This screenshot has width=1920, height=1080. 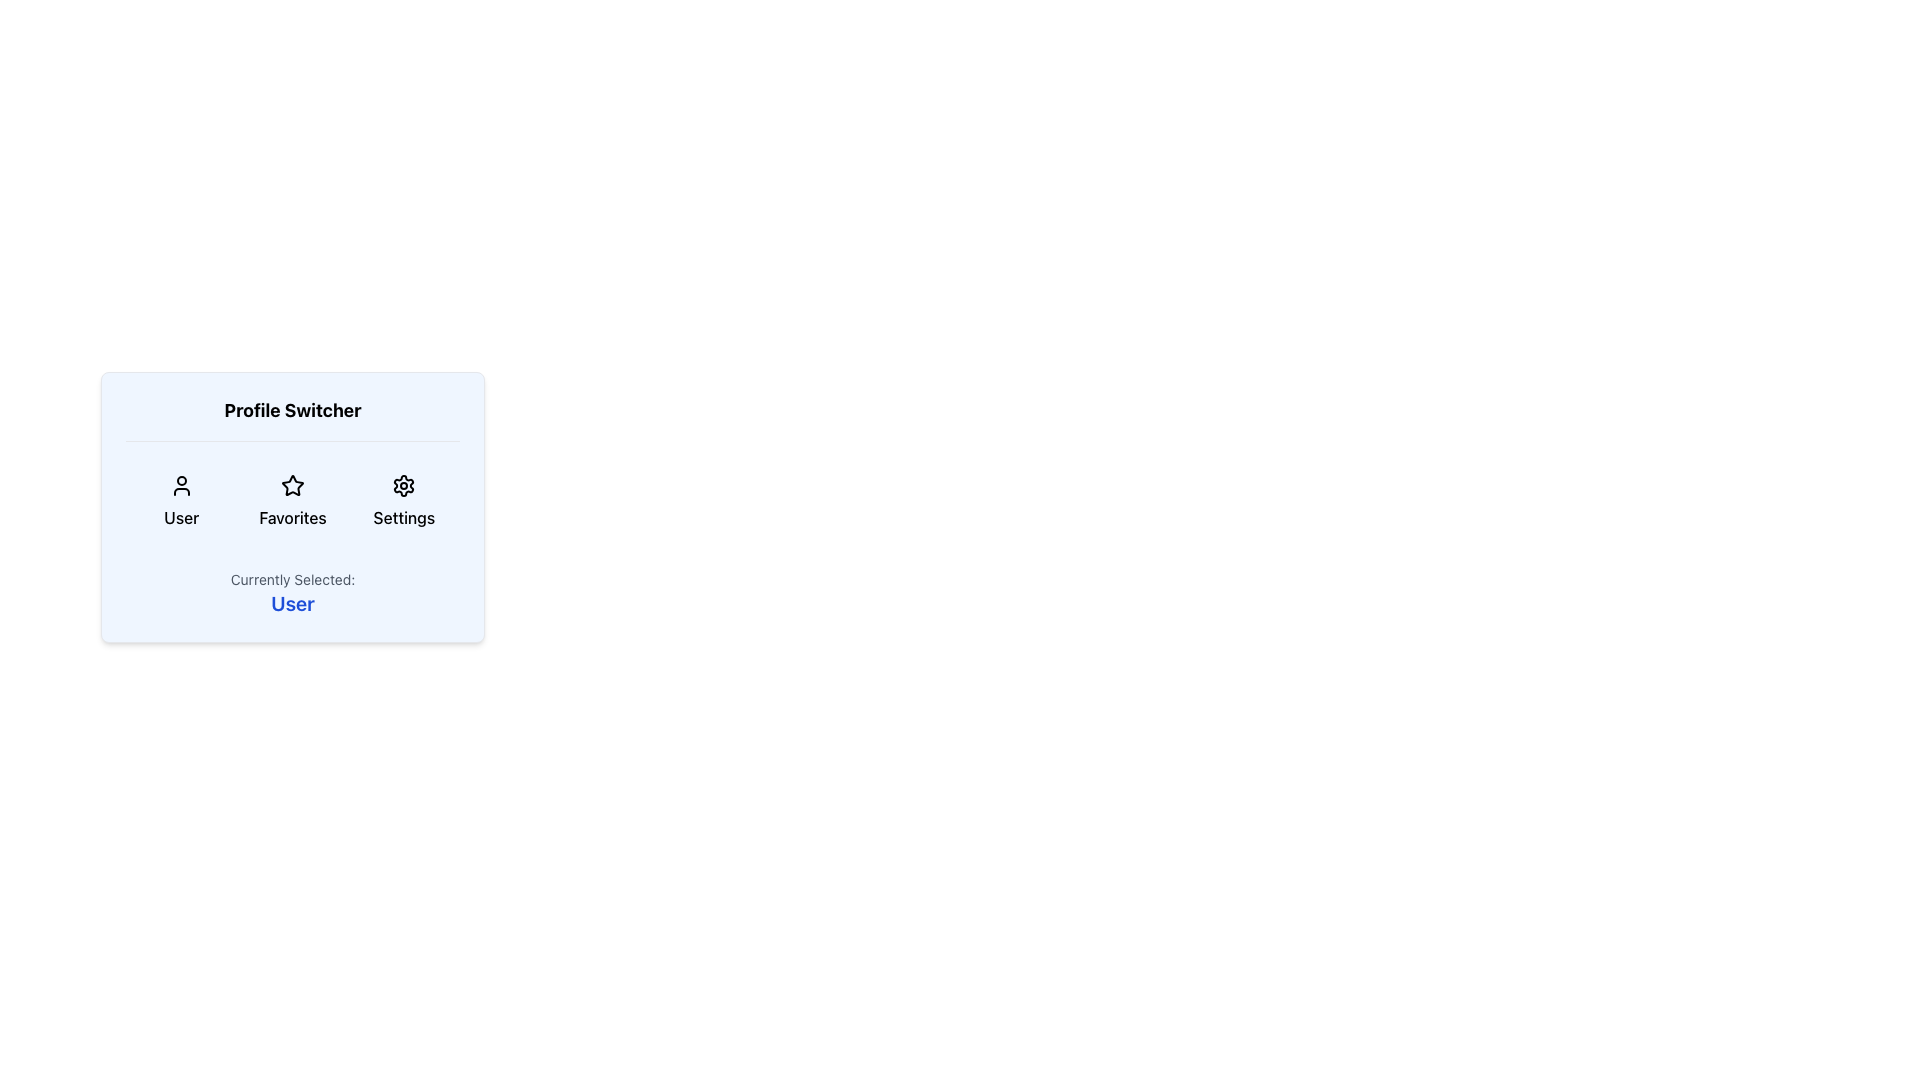 I want to click on star icon above the 'Favorites' label in the interface using developer tools, so click(x=291, y=486).